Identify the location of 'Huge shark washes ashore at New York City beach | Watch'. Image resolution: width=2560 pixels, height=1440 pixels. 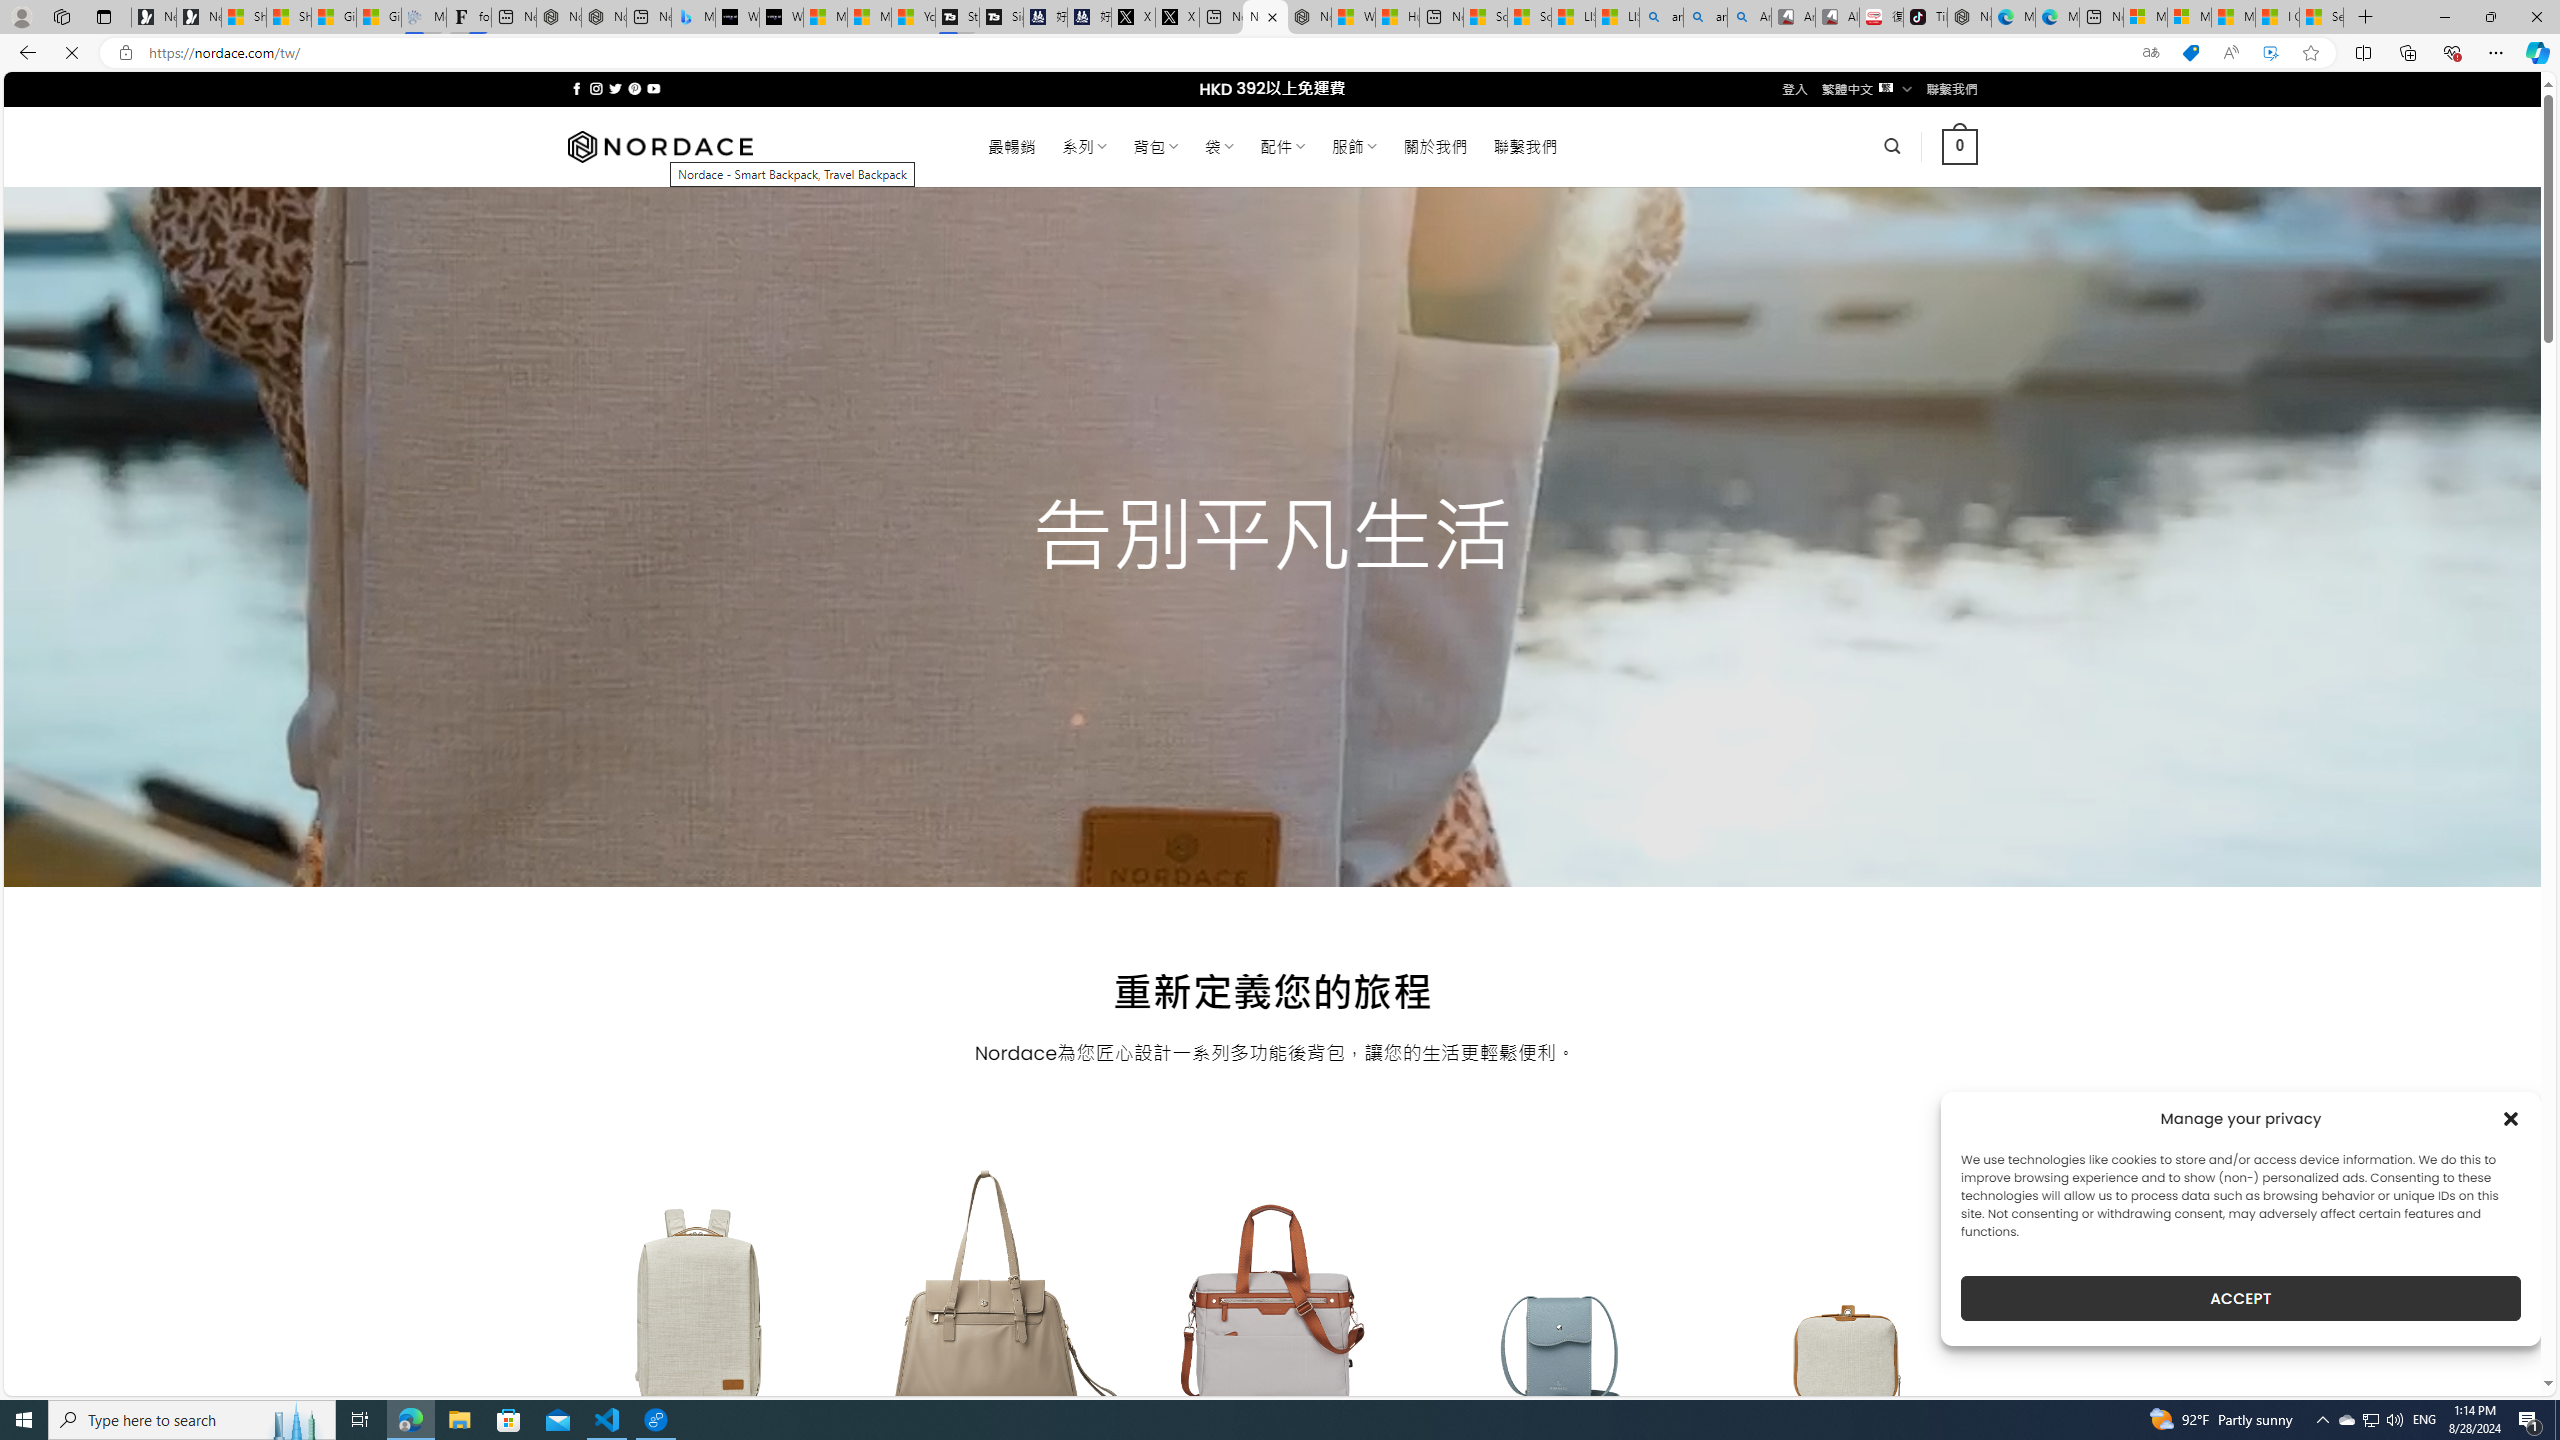
(1397, 16).